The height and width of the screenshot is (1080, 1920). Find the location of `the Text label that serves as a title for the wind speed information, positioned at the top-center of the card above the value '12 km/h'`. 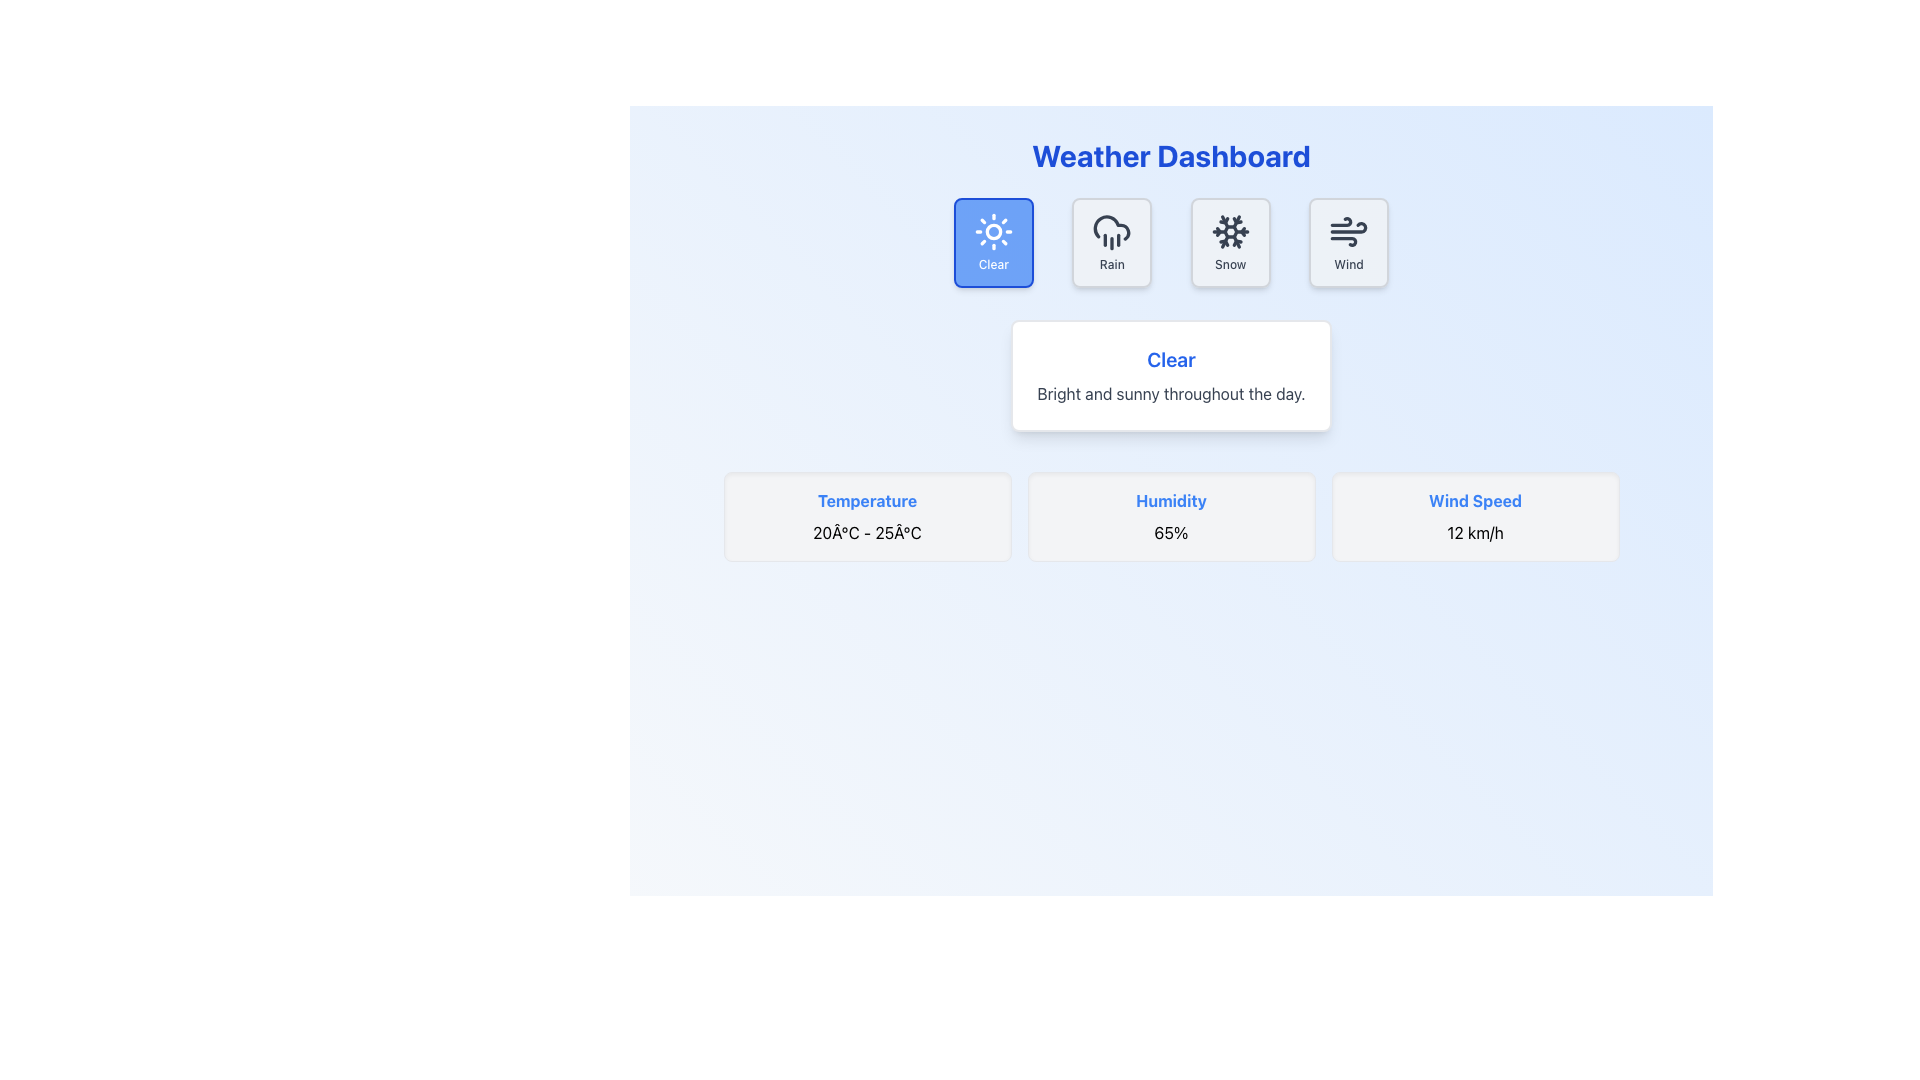

the Text label that serves as a title for the wind speed information, positioned at the top-center of the card above the value '12 km/h' is located at coordinates (1475, 500).